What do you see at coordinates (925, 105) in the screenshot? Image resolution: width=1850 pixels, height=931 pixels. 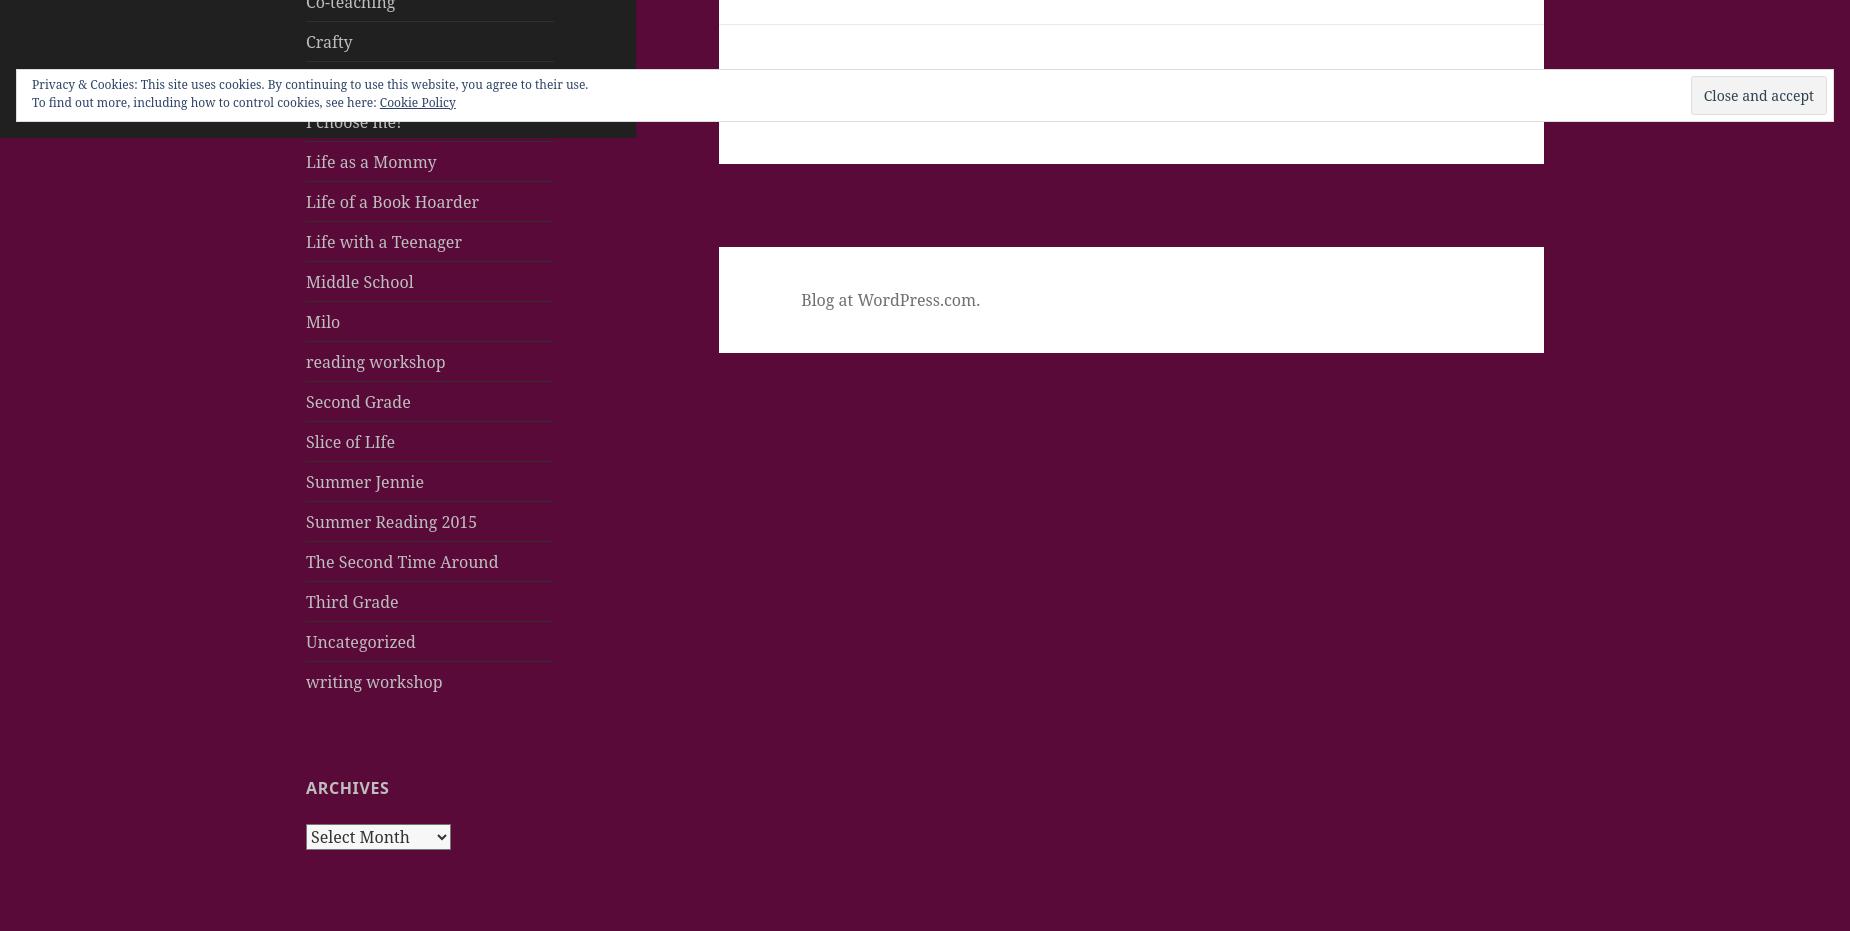 I see `'The Alien Moves…'` at bounding box center [925, 105].